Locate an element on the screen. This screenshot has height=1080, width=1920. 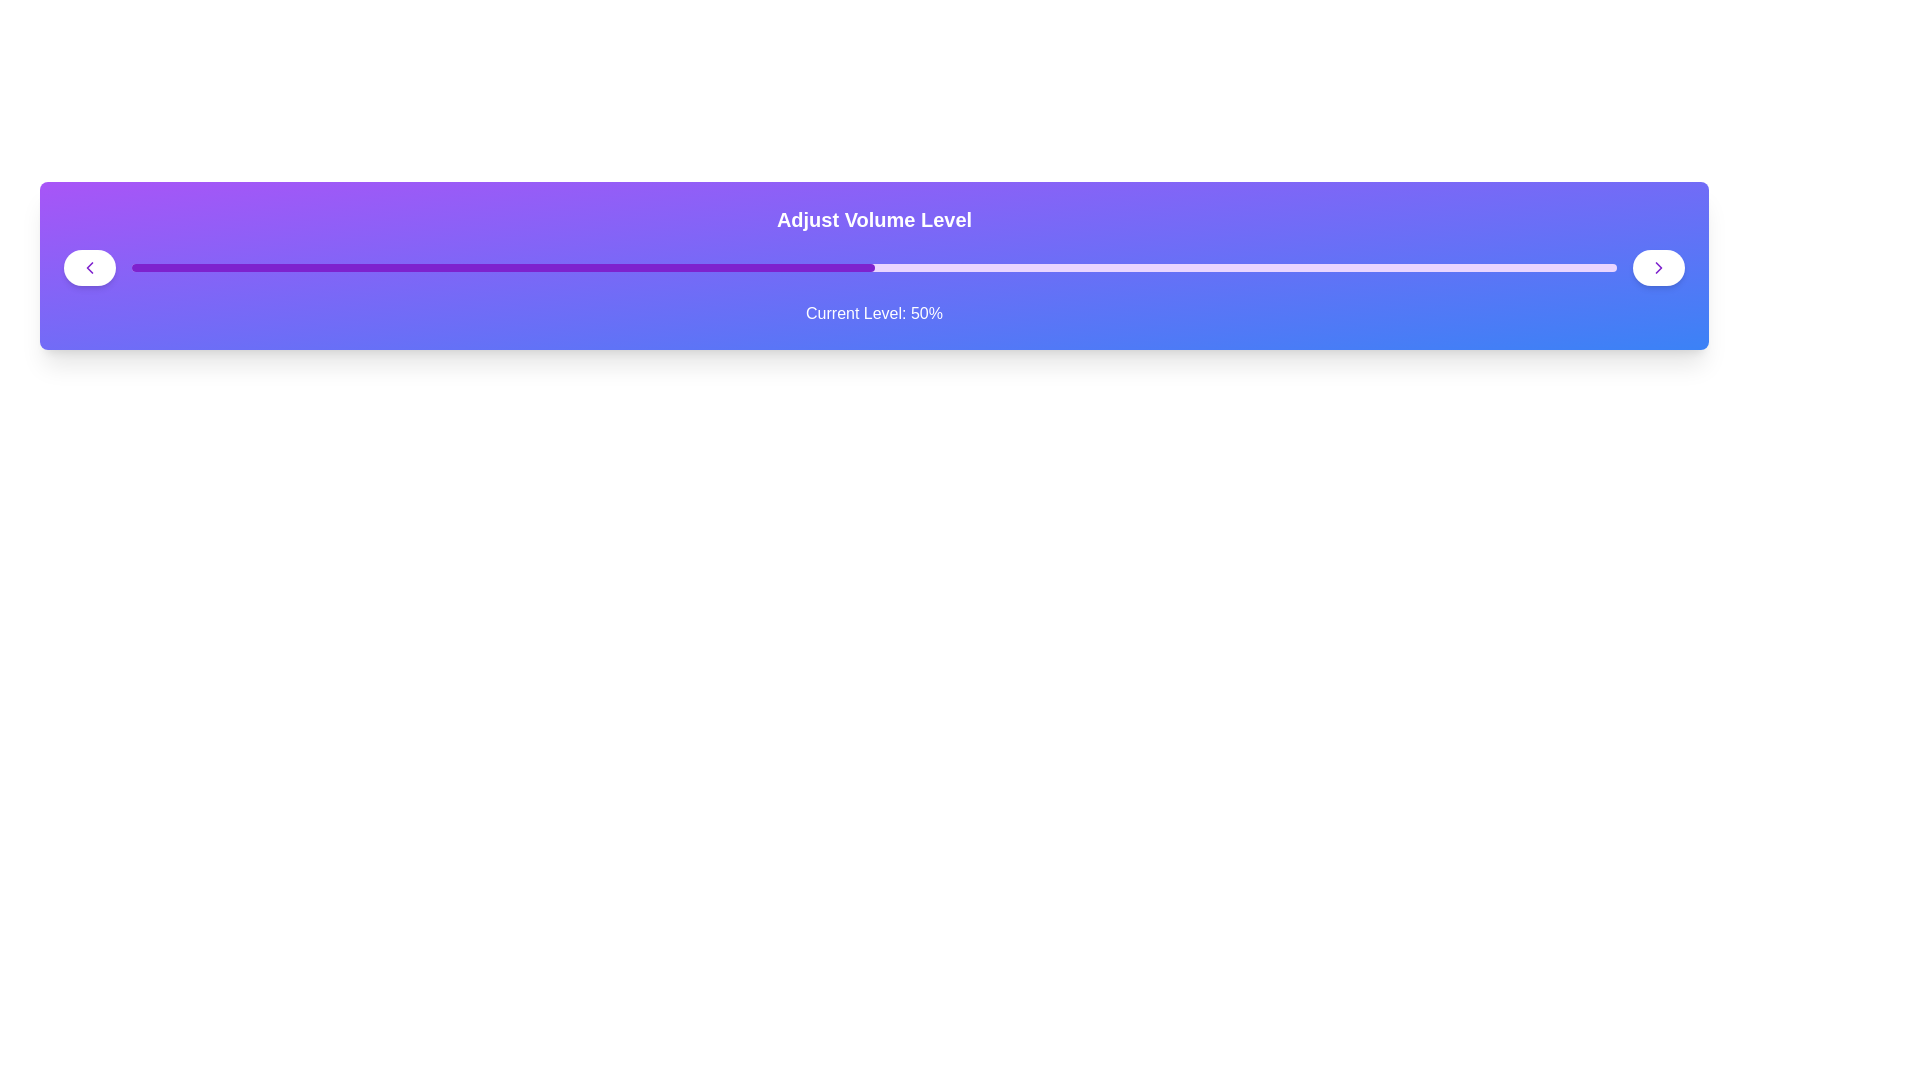
the volume decrease button located at the far left of the horizontal volume control bar to decrease the volume level is located at coordinates (89, 266).